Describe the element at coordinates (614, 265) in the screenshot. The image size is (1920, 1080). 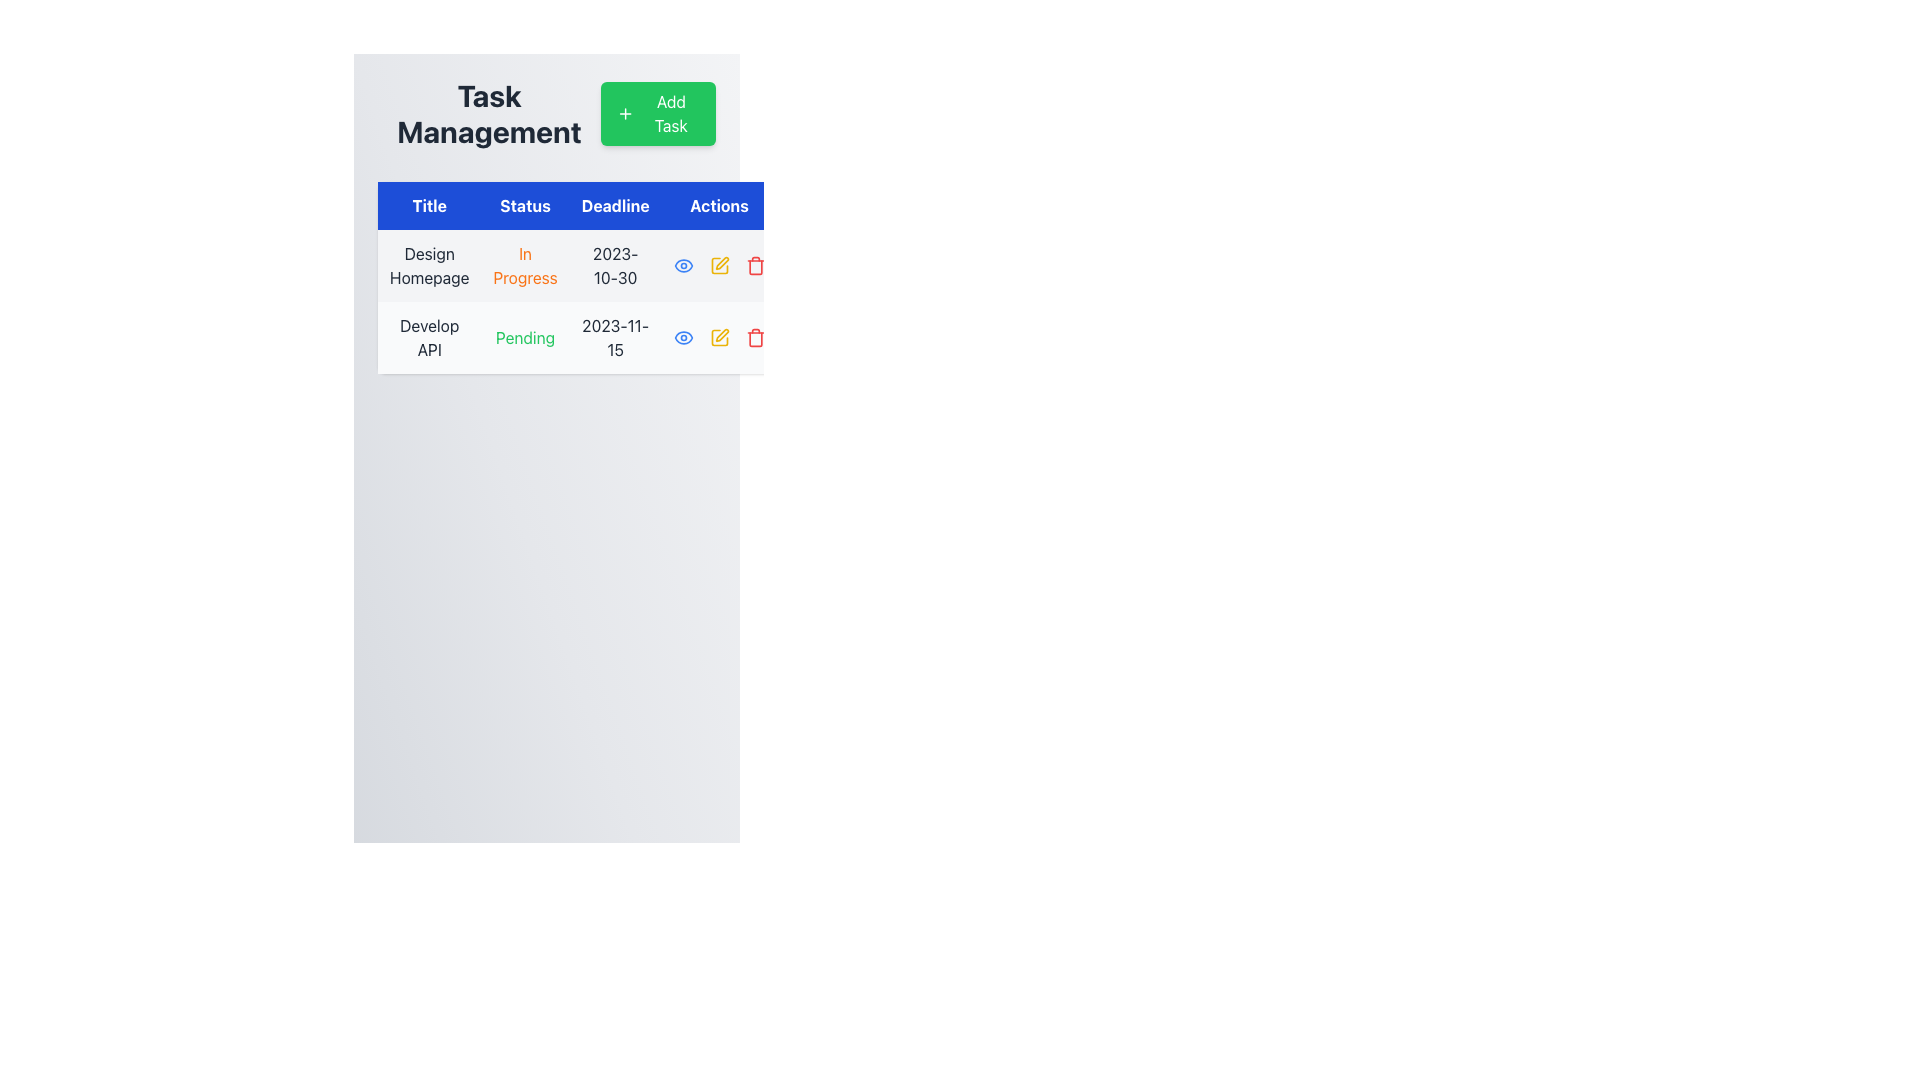
I see `date displayed in the Text Label located in the 'Deadline' column of the first row in the 'Task Management' table, which shows '2023-10-30'` at that location.